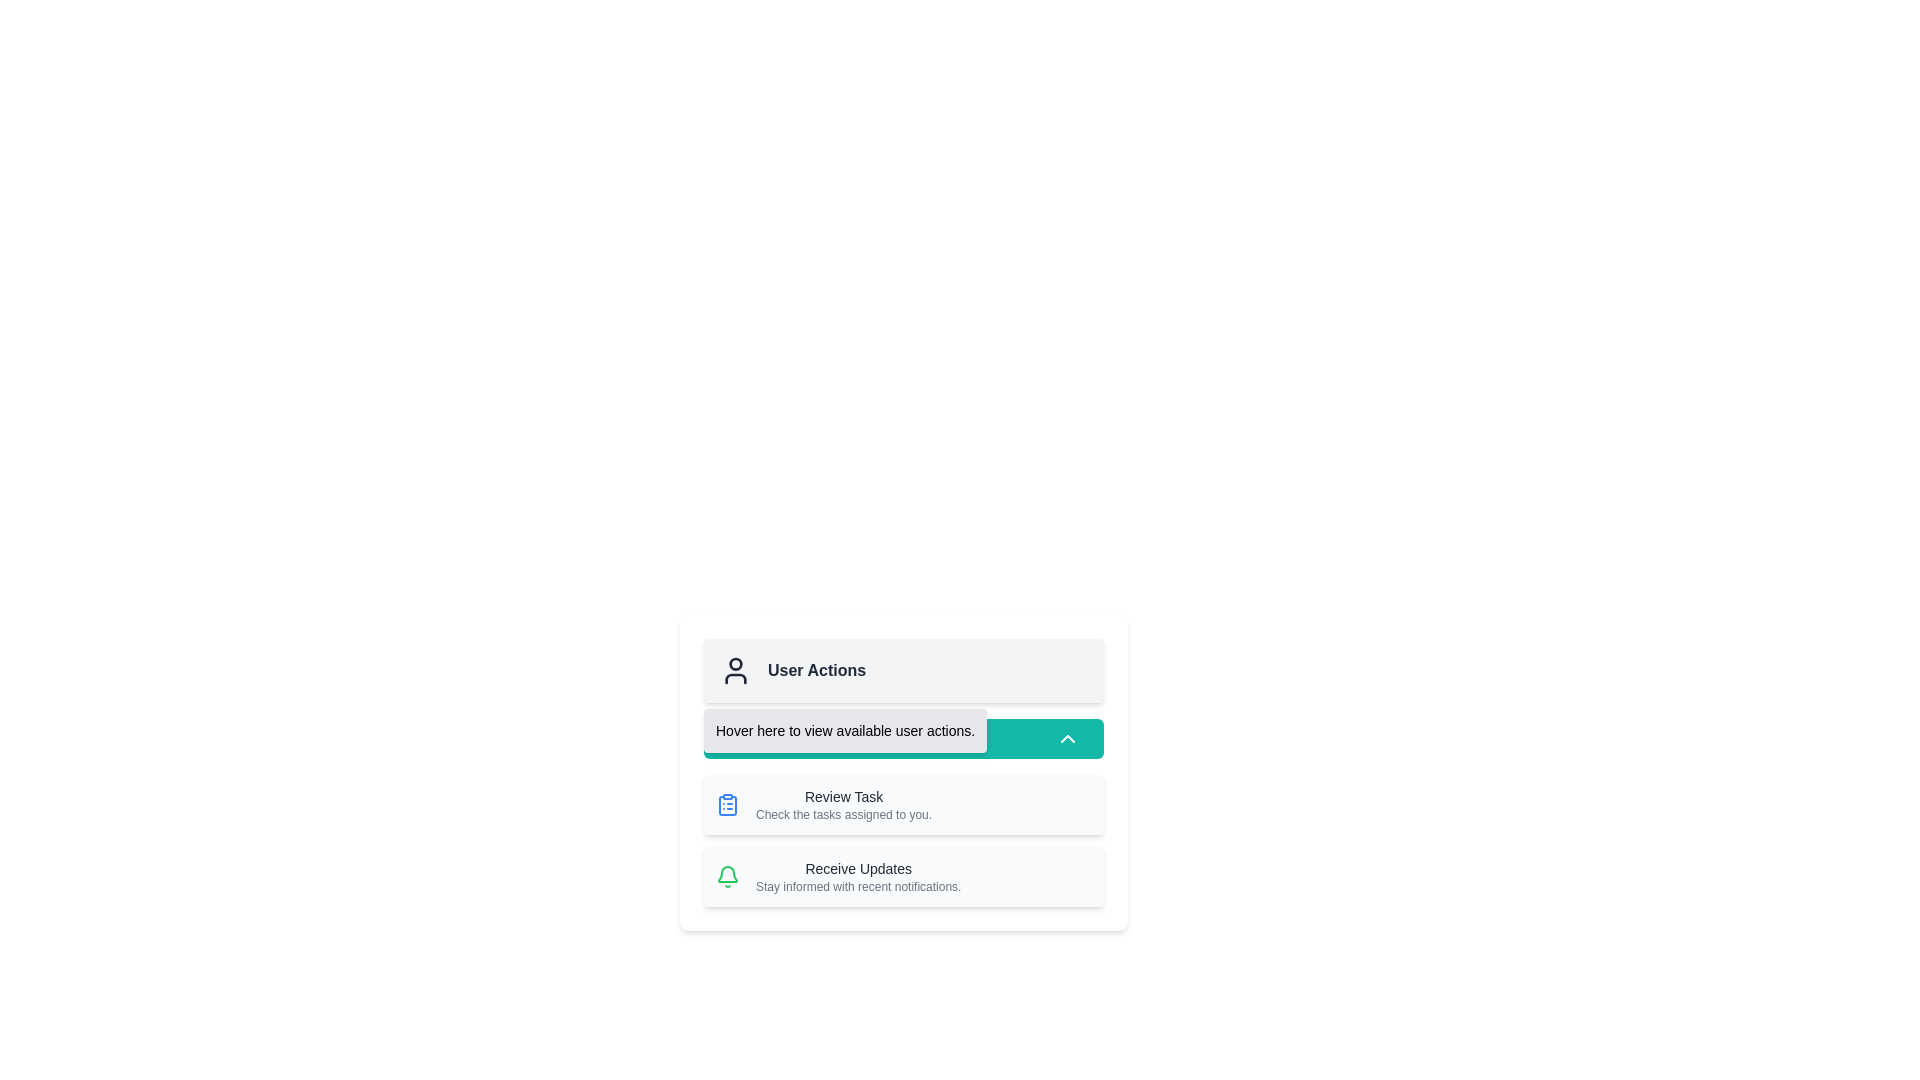 Image resolution: width=1920 pixels, height=1080 pixels. Describe the element at coordinates (845, 731) in the screenshot. I see `the Text label with tooltip functionality located directly below the 'User Actions' heading` at that location.